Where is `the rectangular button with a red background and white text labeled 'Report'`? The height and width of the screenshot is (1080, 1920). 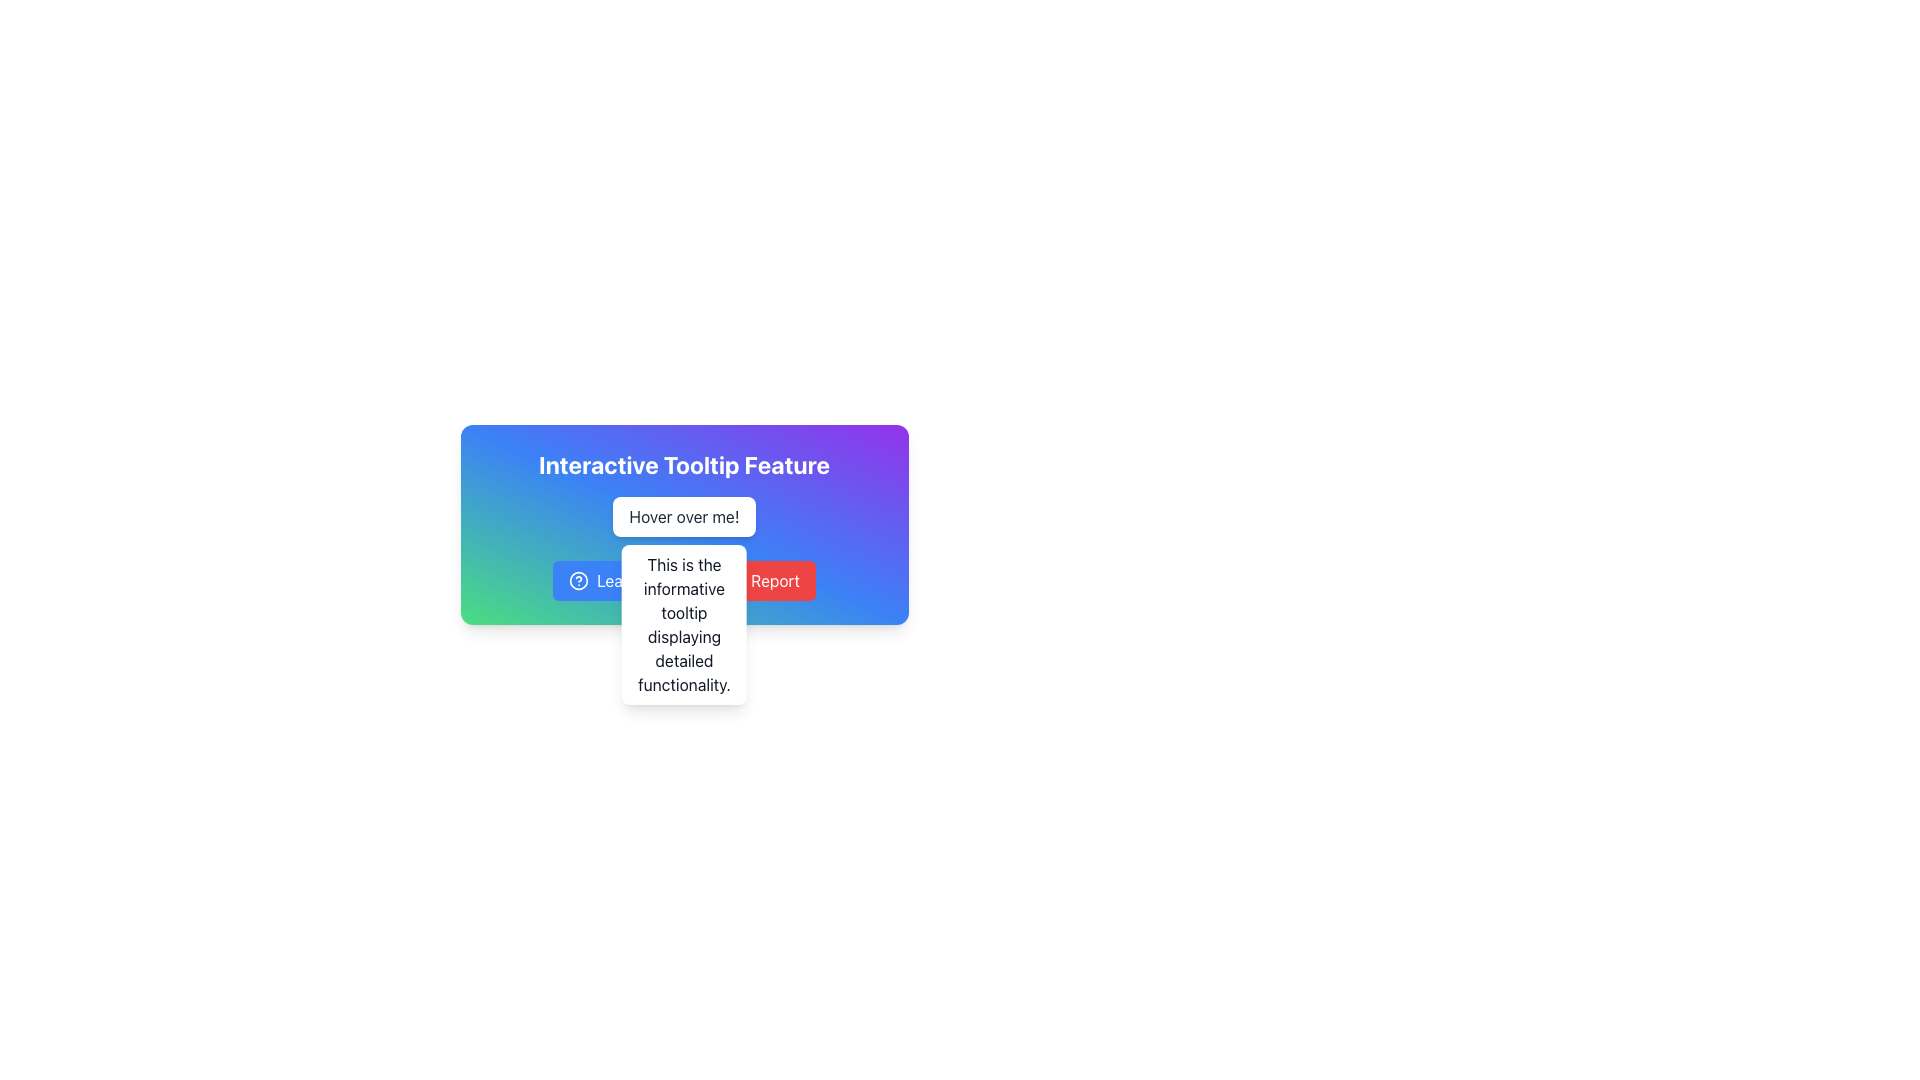 the rectangular button with a red background and white text labeled 'Report' is located at coordinates (760, 581).